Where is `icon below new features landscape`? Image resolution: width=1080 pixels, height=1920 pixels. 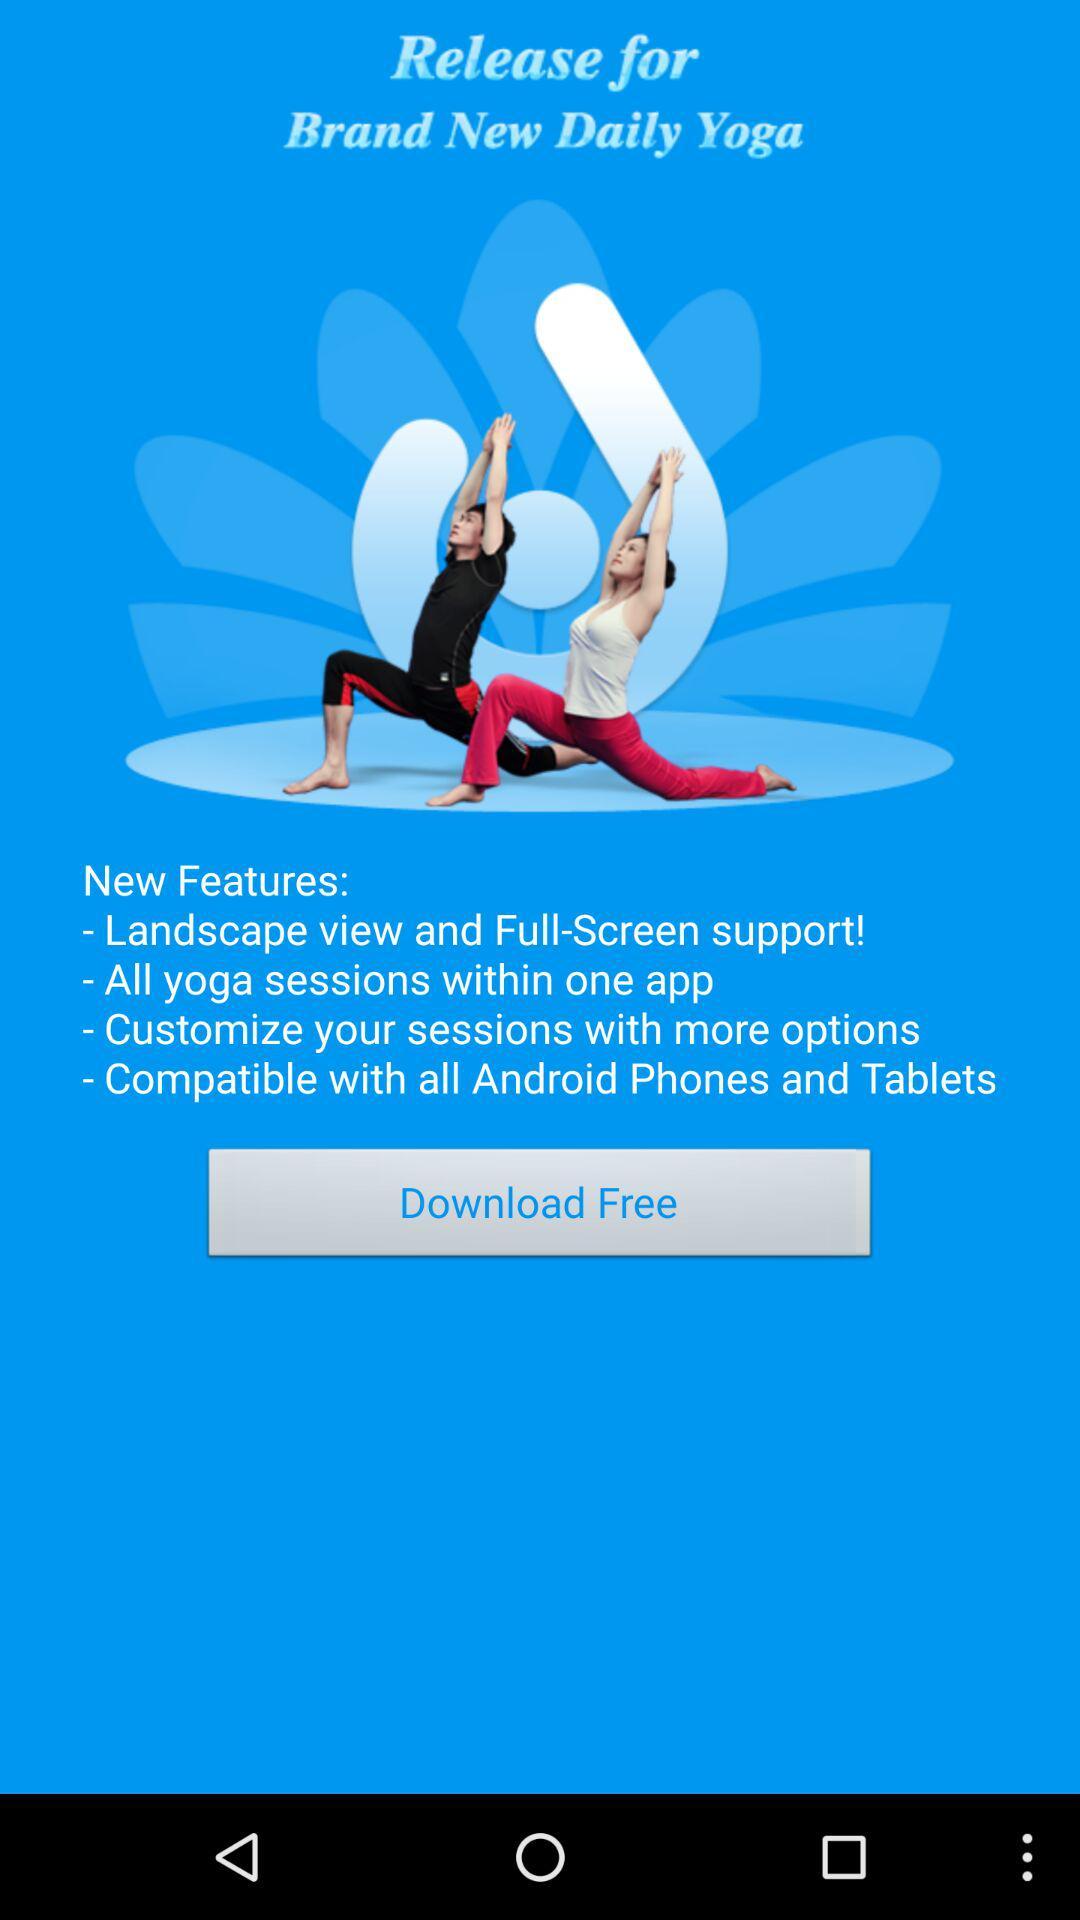 icon below new features landscape is located at coordinates (540, 1207).